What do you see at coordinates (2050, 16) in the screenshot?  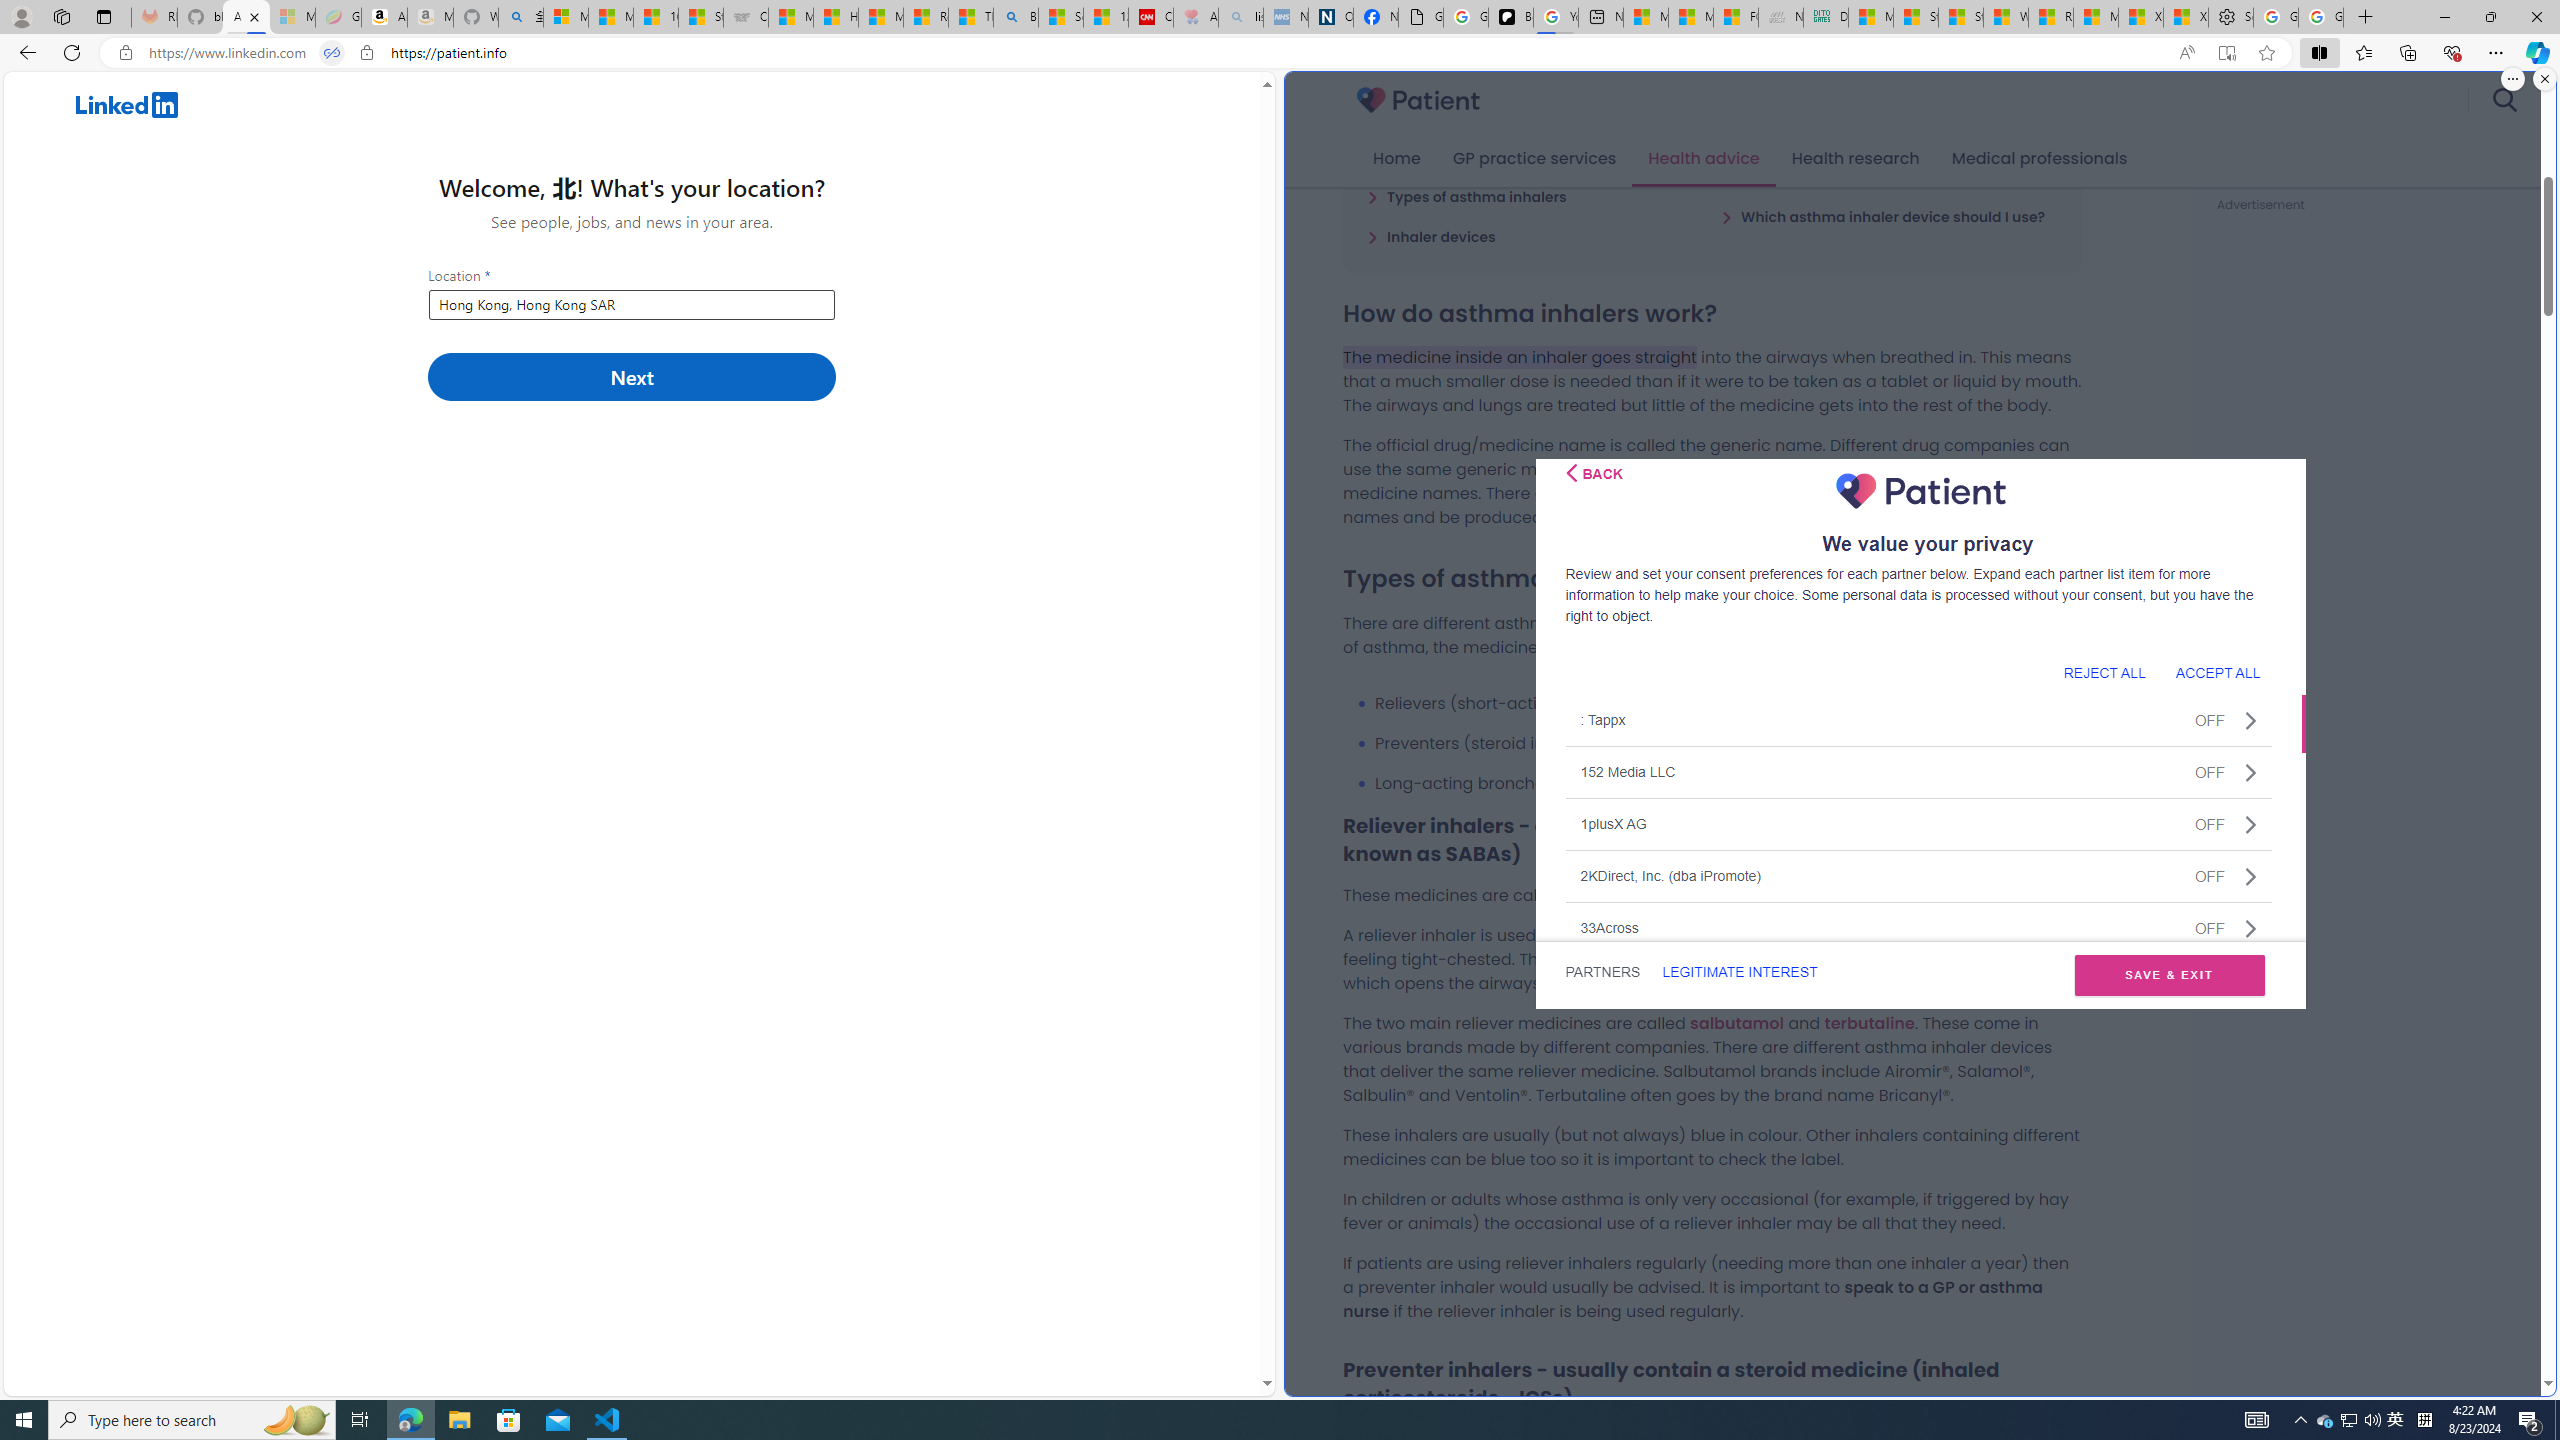 I see `'R******* | Trusted Community Engagement and Contributions'` at bounding box center [2050, 16].